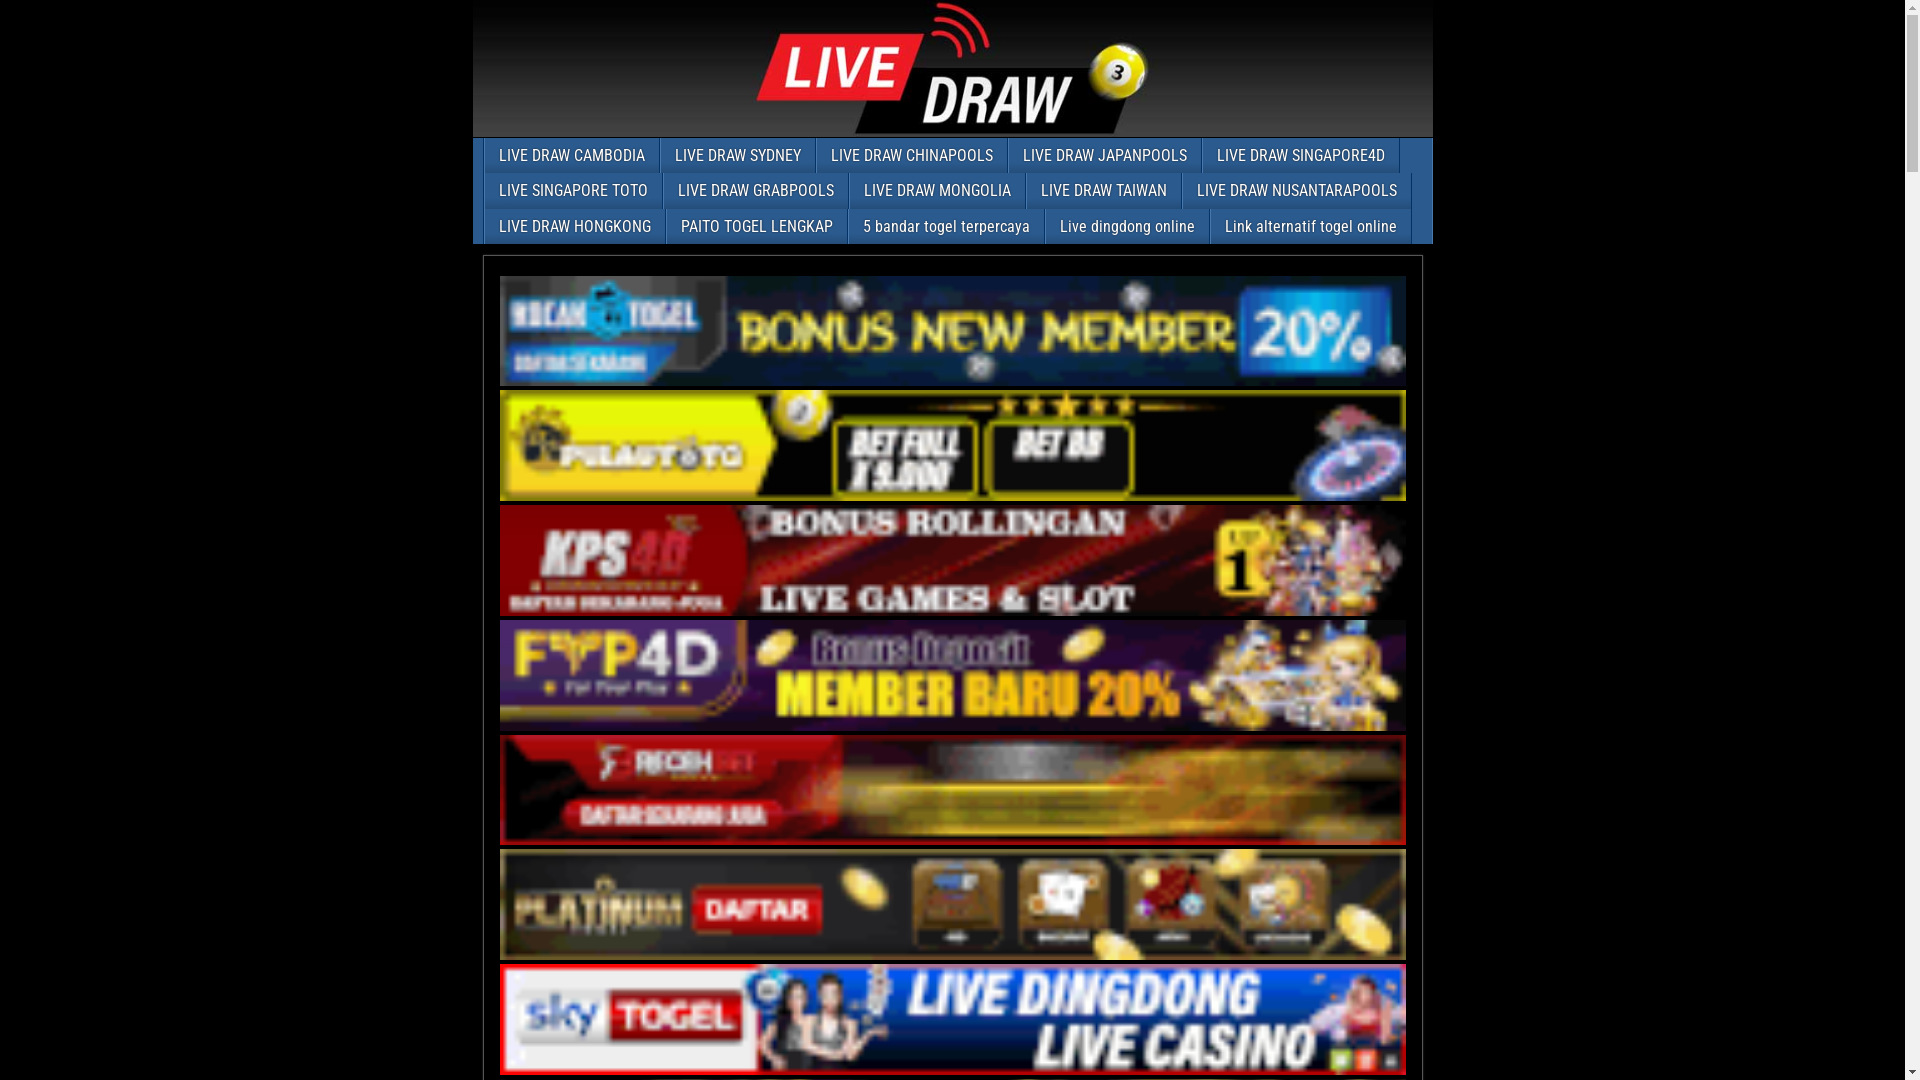  What do you see at coordinates (754, 190) in the screenshot?
I see `'LIVE DRAW GRABPOOLS'` at bounding box center [754, 190].